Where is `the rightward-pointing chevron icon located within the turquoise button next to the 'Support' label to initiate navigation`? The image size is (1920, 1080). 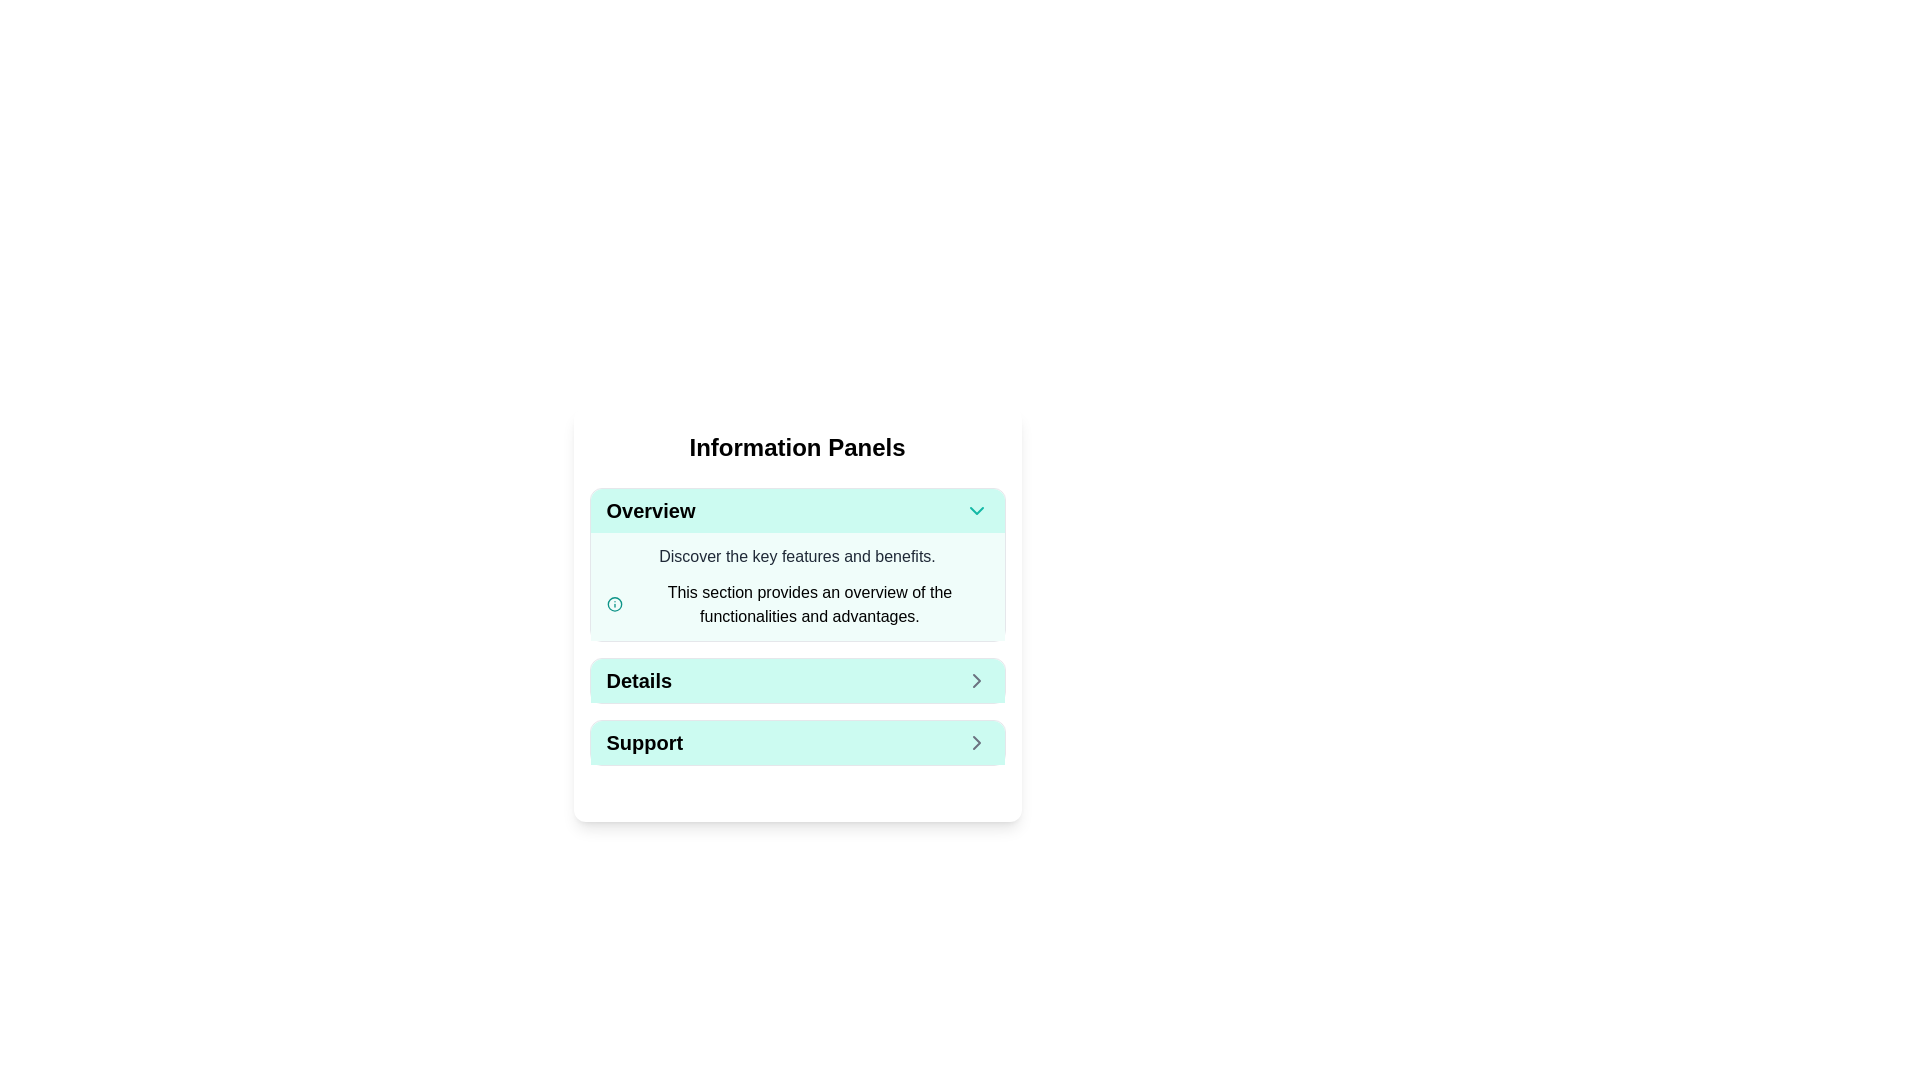 the rightward-pointing chevron icon located within the turquoise button next to the 'Support' label to initiate navigation is located at coordinates (976, 680).